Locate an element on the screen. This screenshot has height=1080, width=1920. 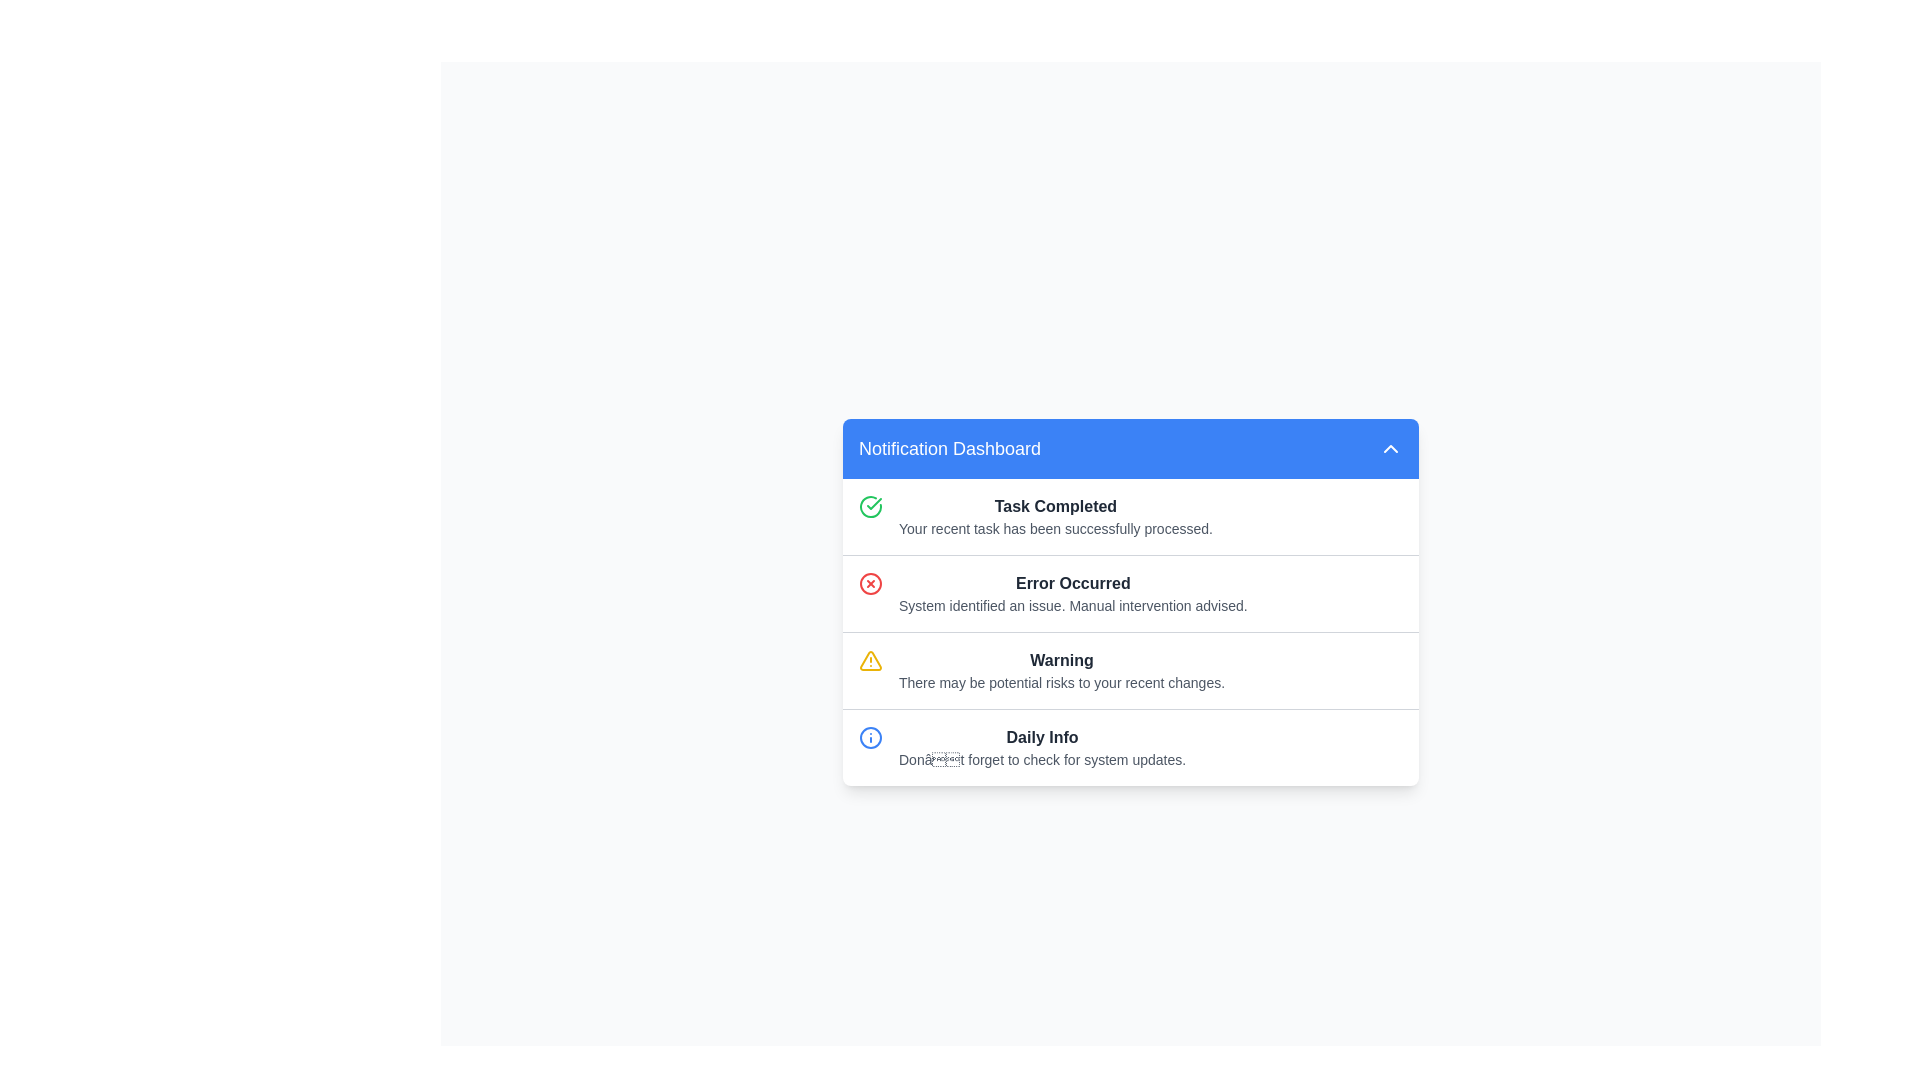
the status indicator icon that visually represents the successful completion of a task, located to the left of the text 'Task Completed' in the top row of the notification list is located at coordinates (870, 505).